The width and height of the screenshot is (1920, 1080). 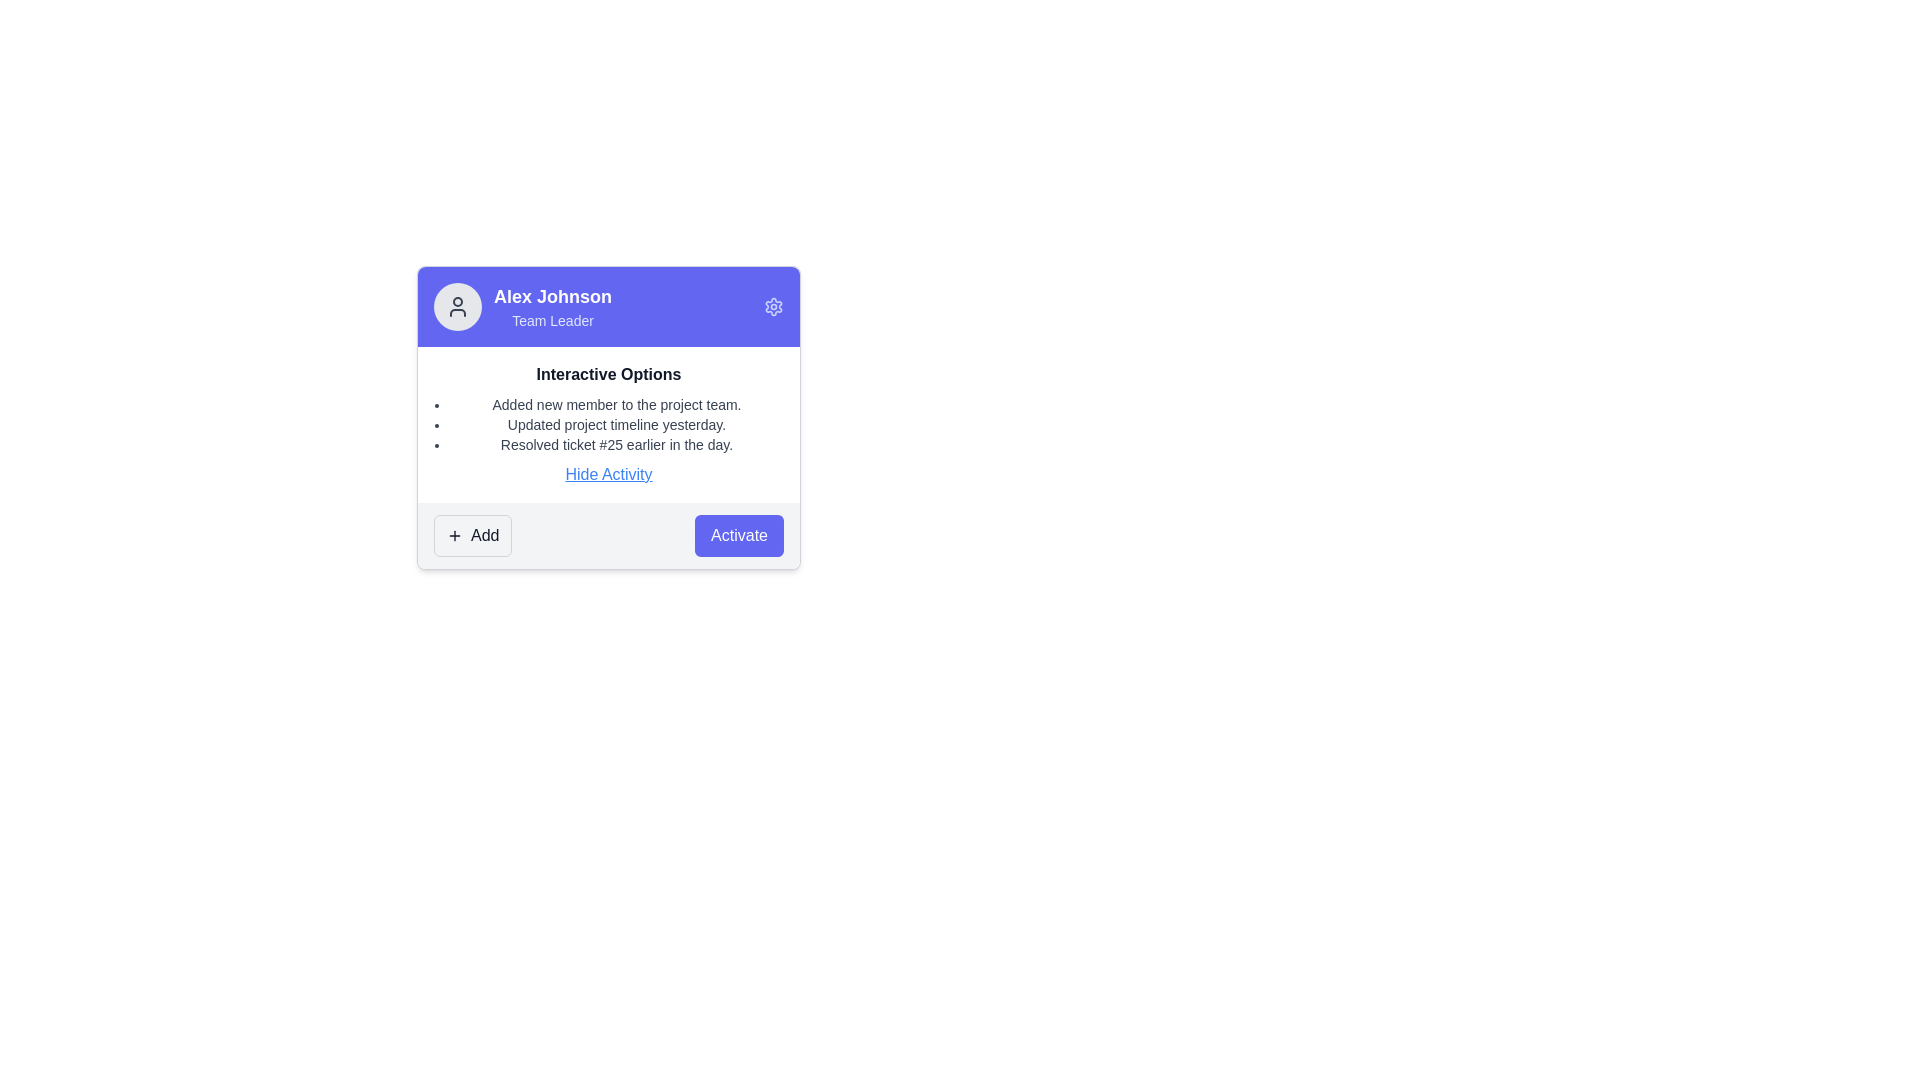 I want to click on text element stating 'Added new member to the project team.' which is the first item in the bulleted list under the 'Interactive Options' section of the user information card, so click(x=616, y=405).